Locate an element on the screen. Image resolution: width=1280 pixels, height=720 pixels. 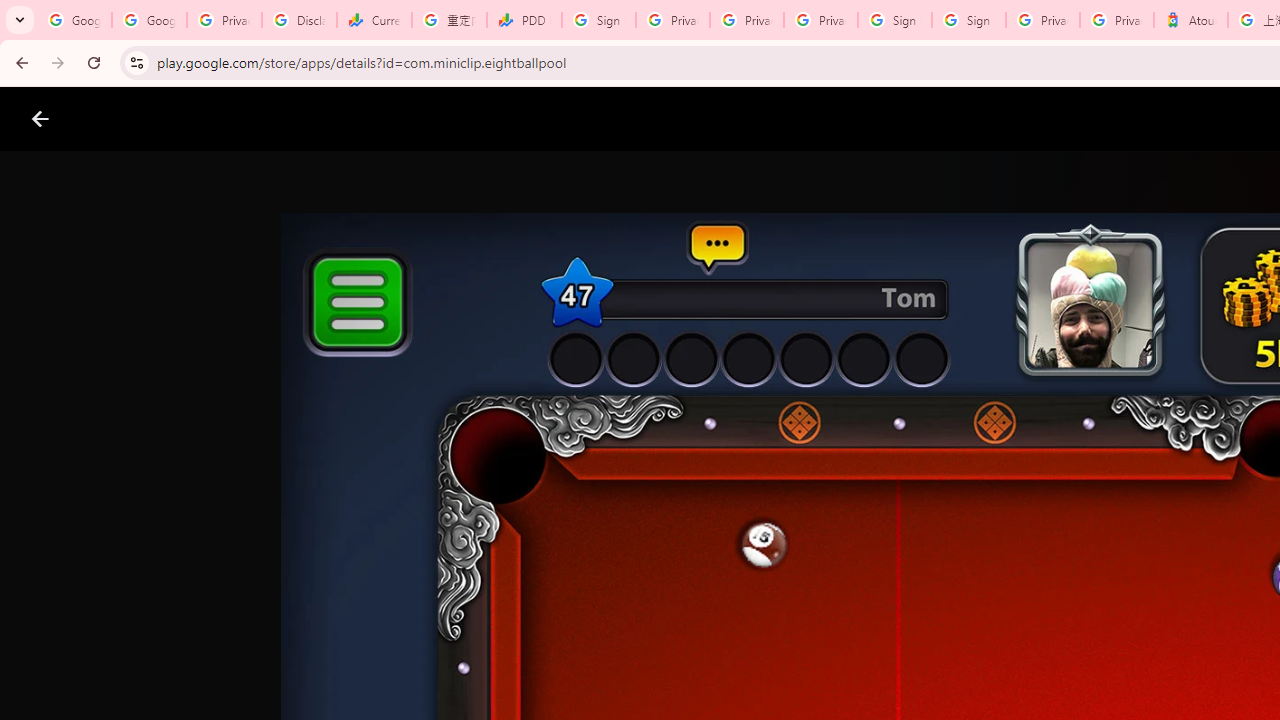
'Currencies - Google Finance' is located at coordinates (374, 20).